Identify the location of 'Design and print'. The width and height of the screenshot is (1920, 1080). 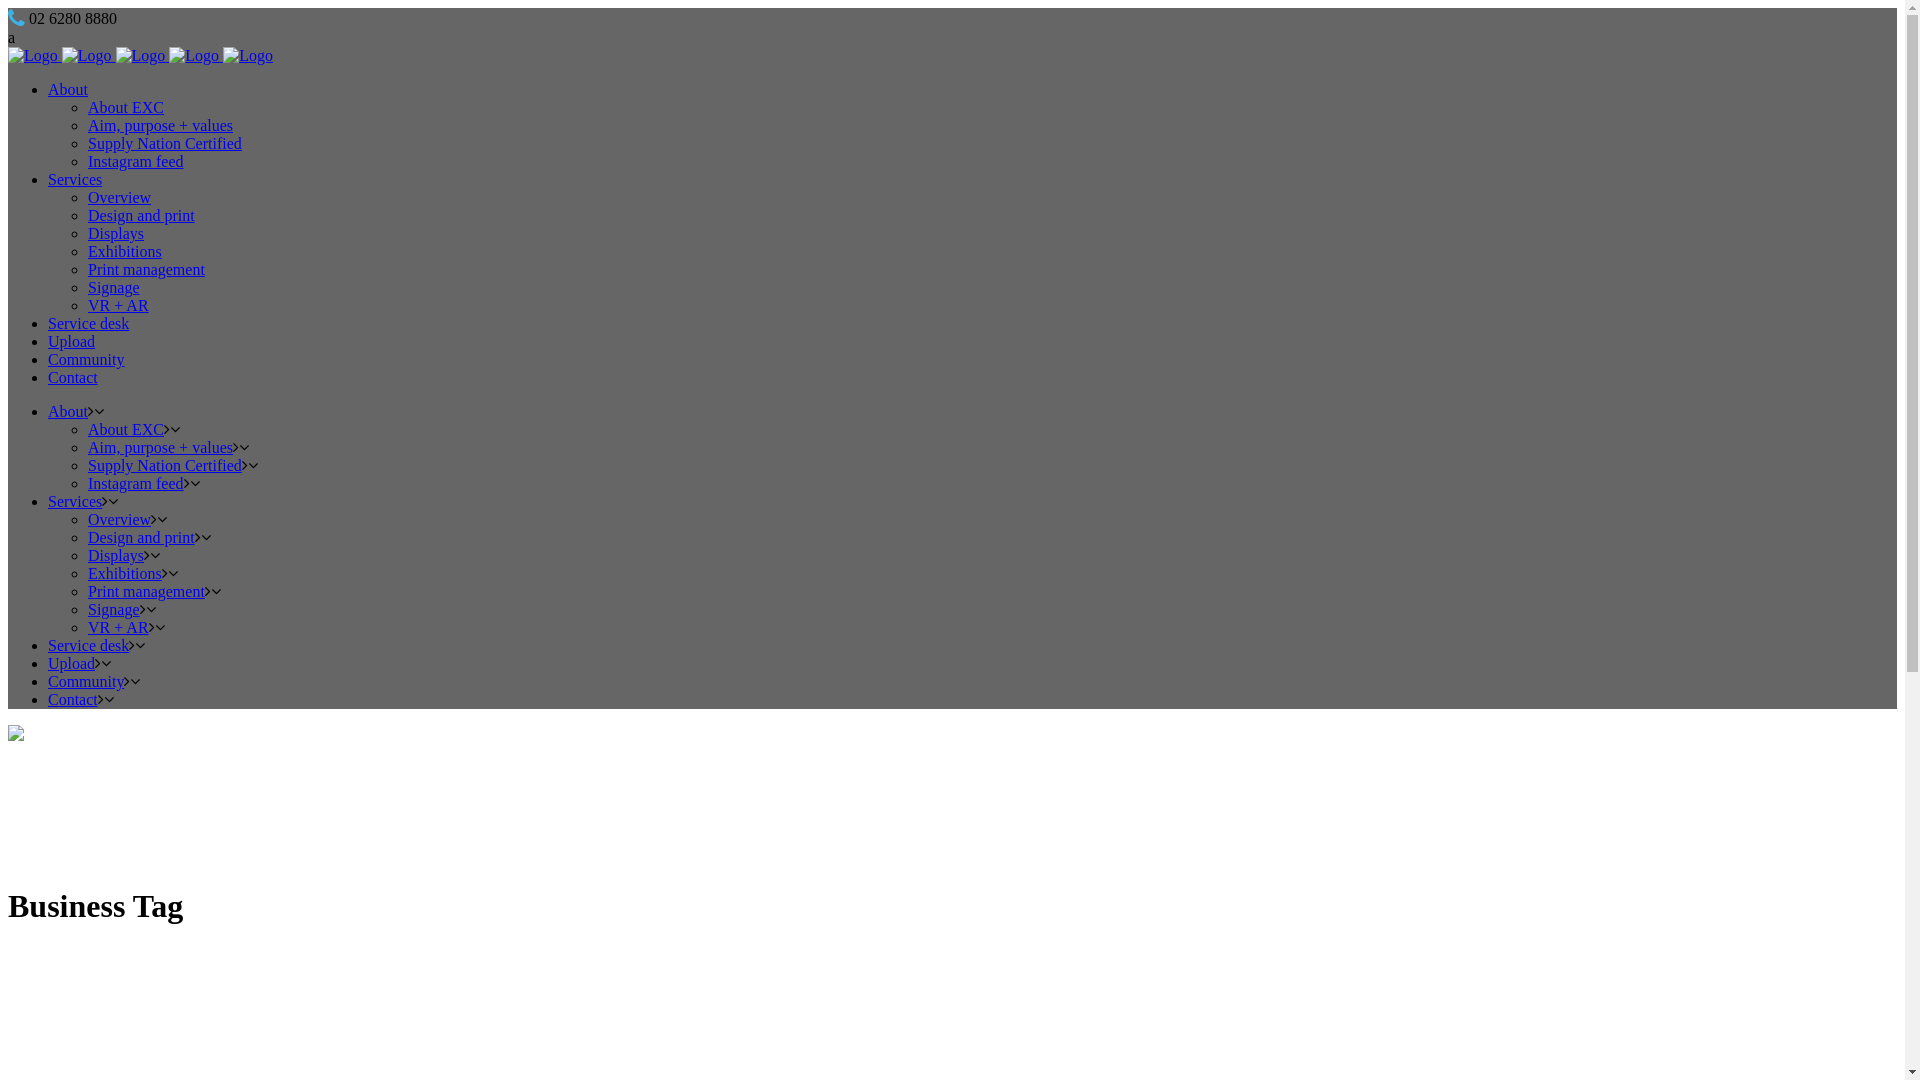
(140, 215).